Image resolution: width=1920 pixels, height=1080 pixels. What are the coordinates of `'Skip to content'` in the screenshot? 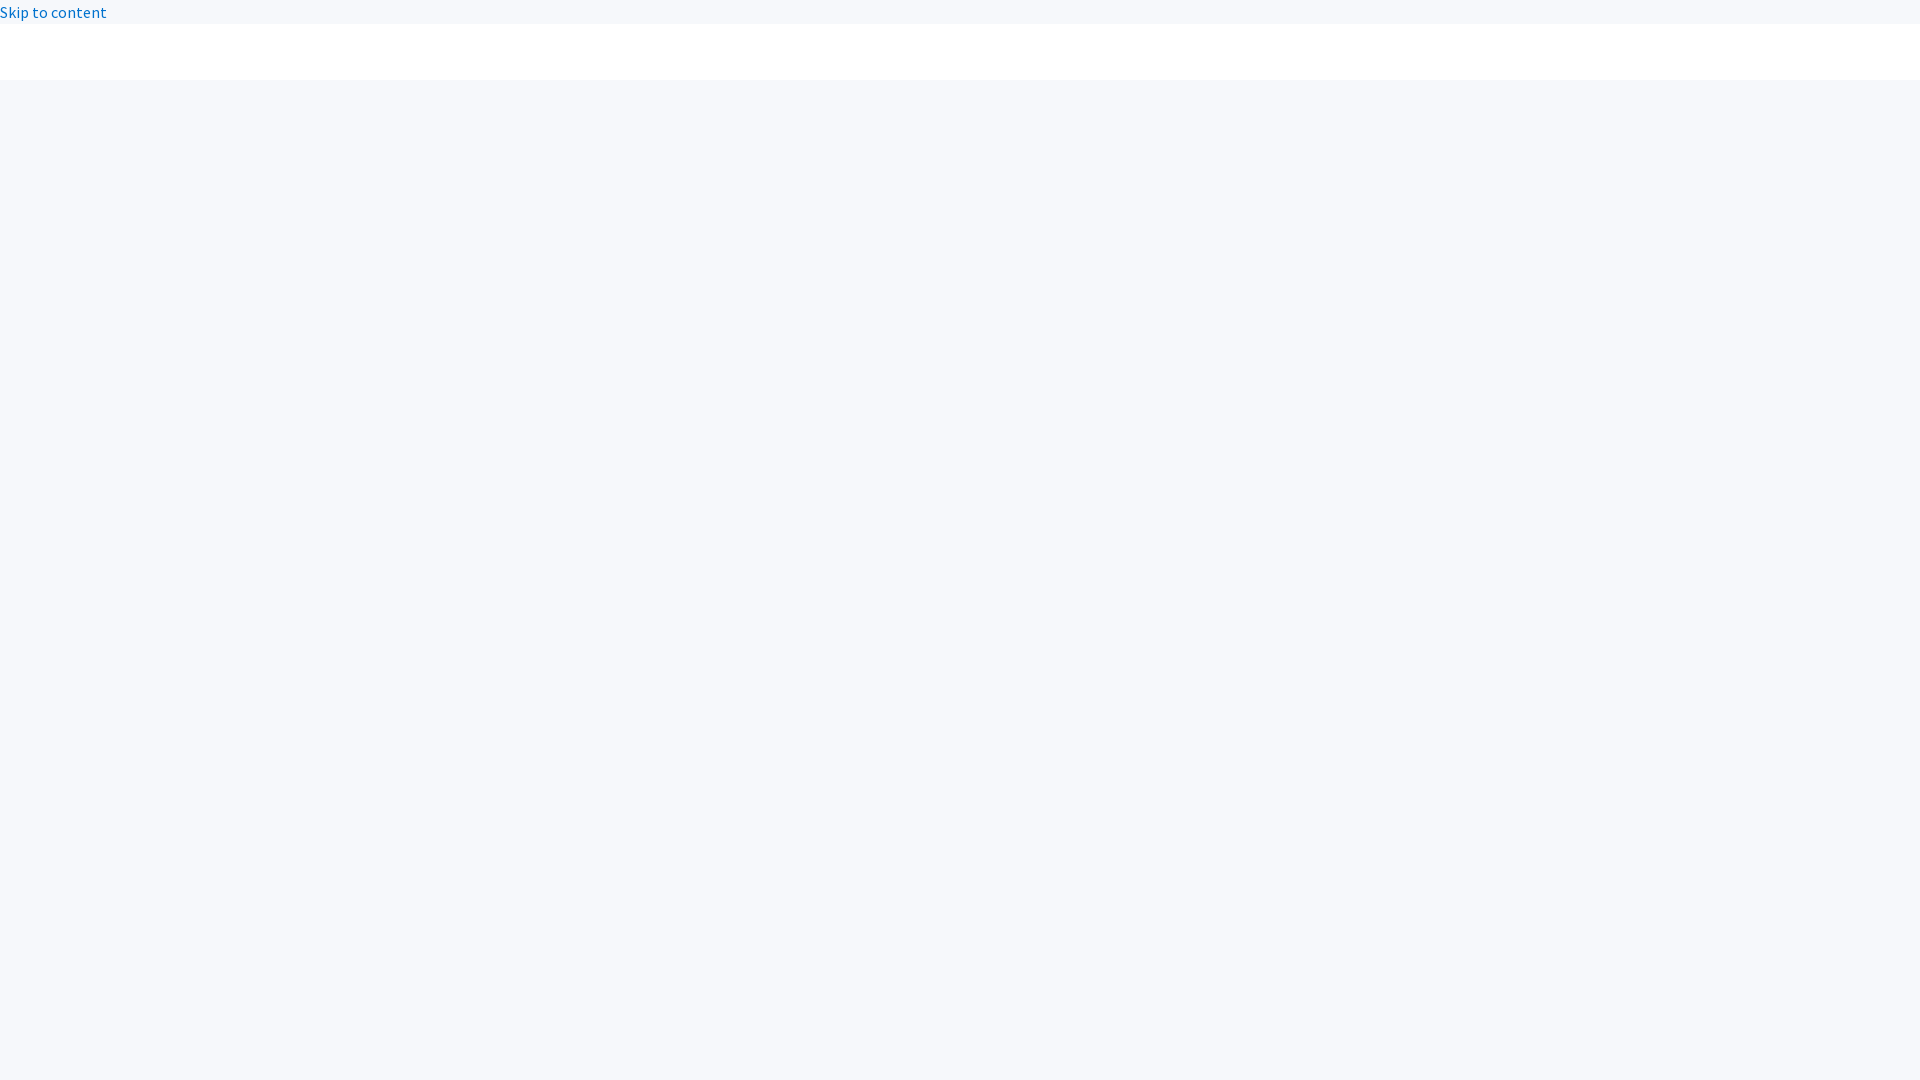 It's located at (0, 11).